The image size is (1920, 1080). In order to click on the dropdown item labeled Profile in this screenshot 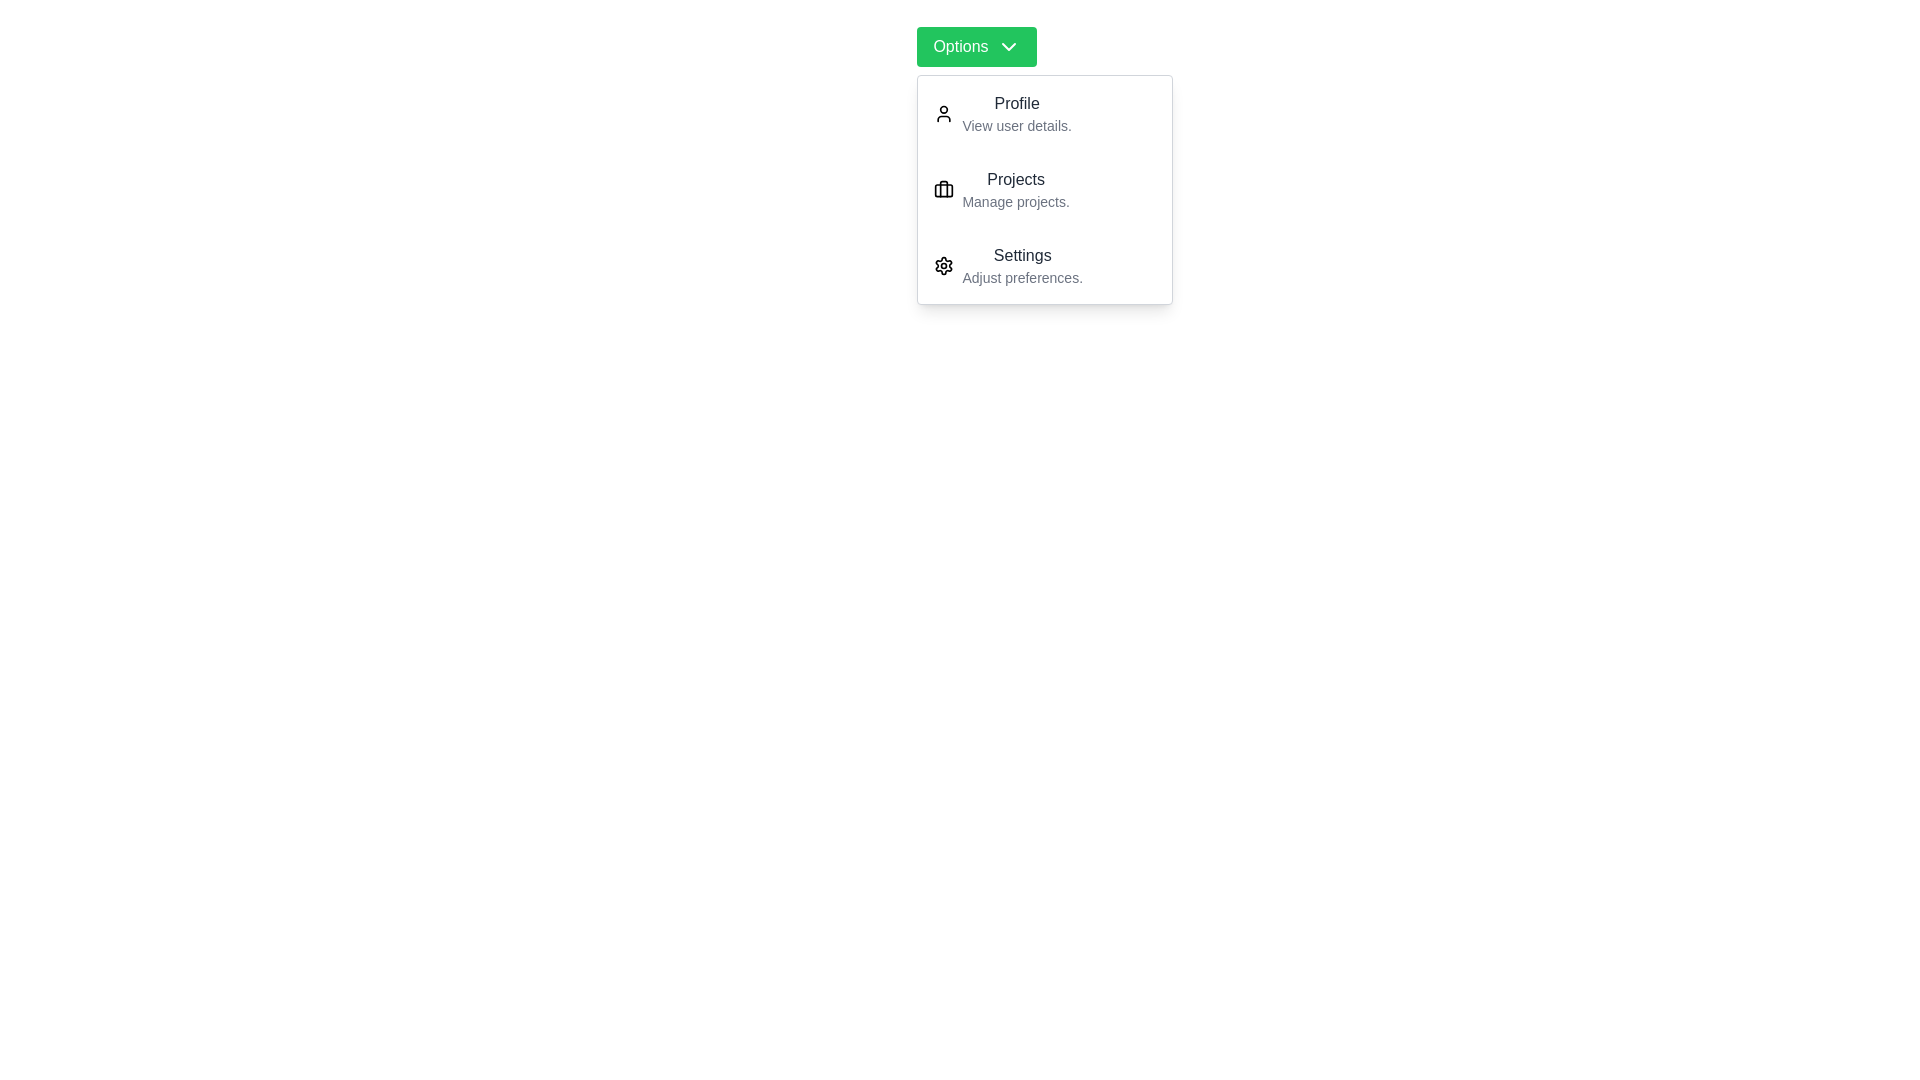, I will do `click(1044, 114)`.